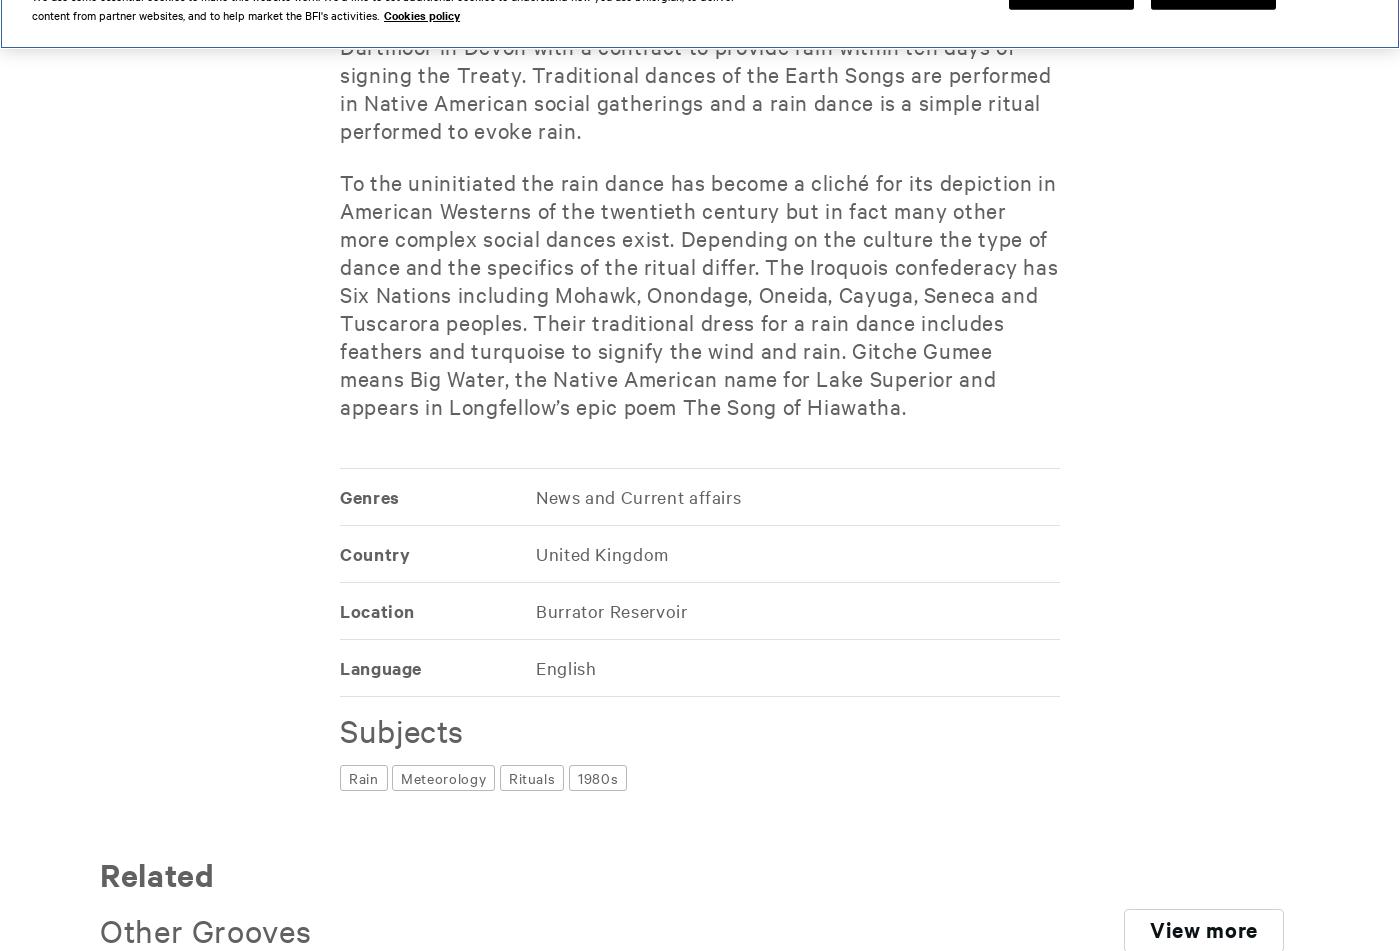  I want to click on 'Rain', so click(363, 777).